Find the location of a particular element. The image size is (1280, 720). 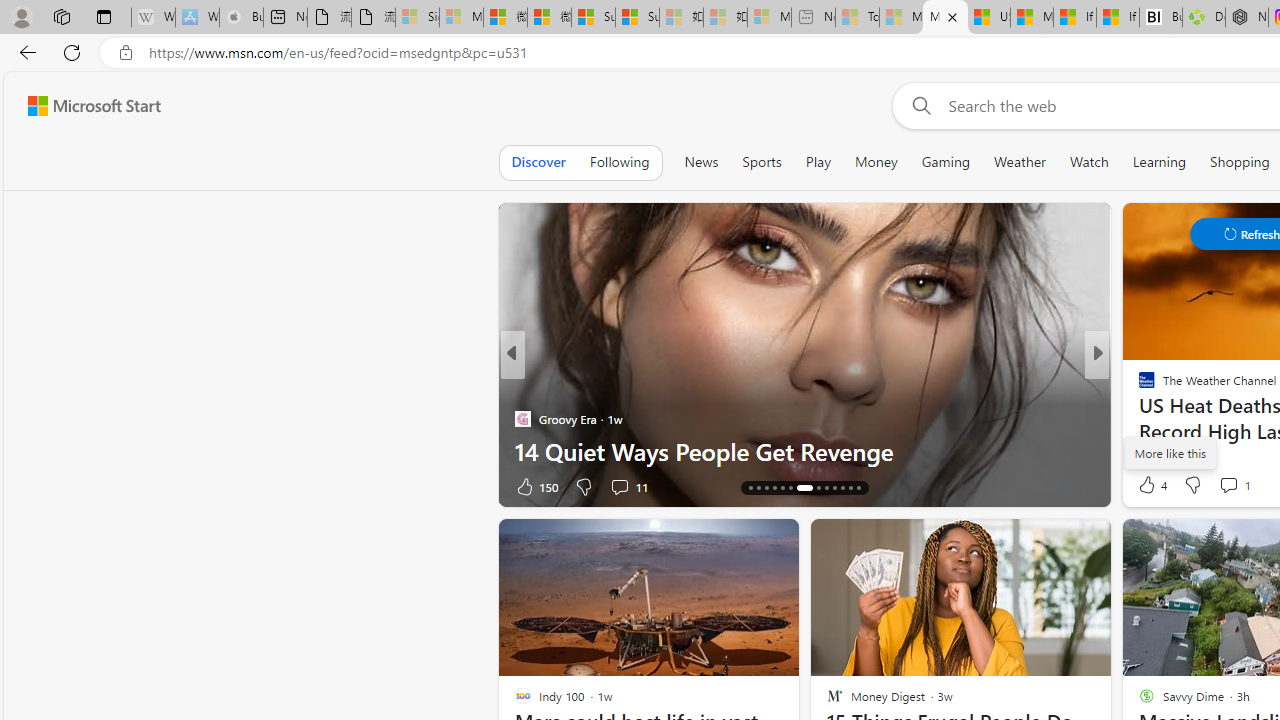

'A Conscious Rethink' is located at coordinates (1138, 387).